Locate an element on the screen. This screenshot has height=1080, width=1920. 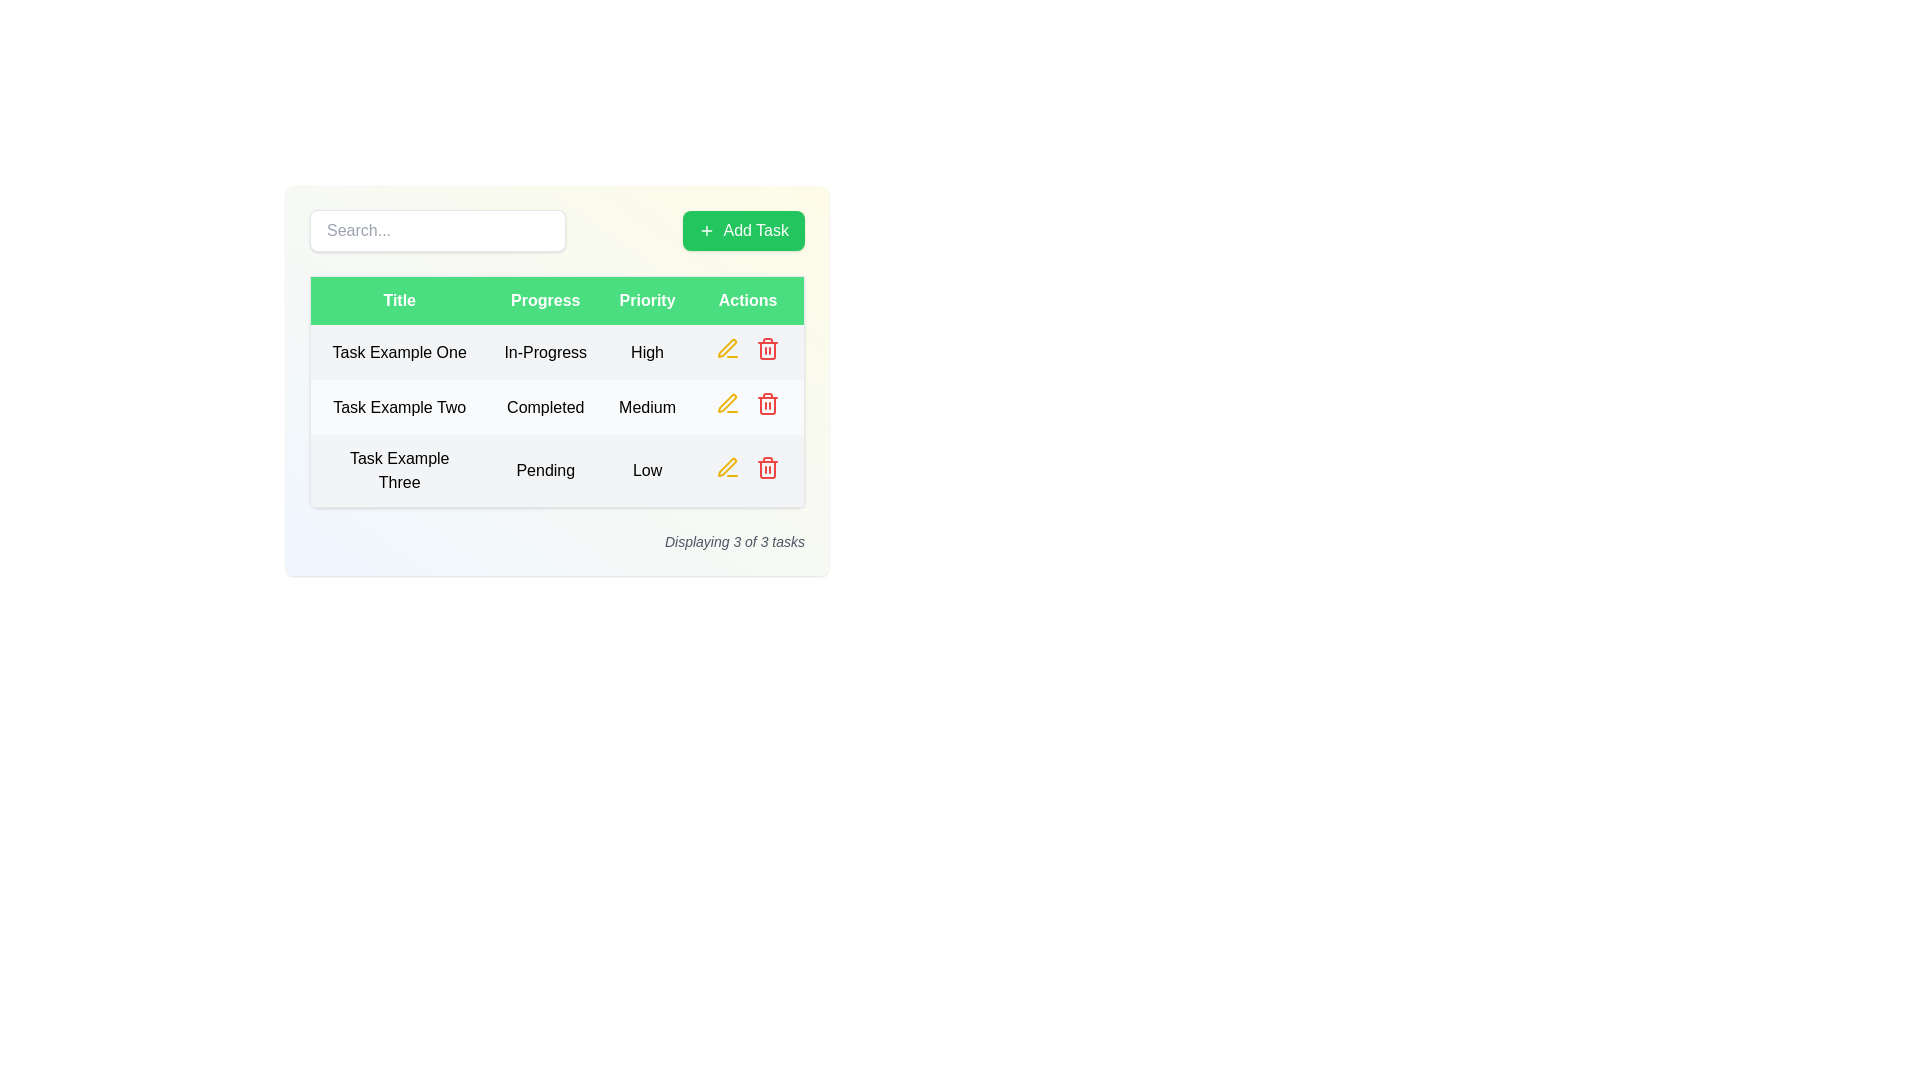
text label that says 'Completed', which is located in the second column under the 'Progress' column for the row labeled 'Task Example Two' is located at coordinates (545, 406).